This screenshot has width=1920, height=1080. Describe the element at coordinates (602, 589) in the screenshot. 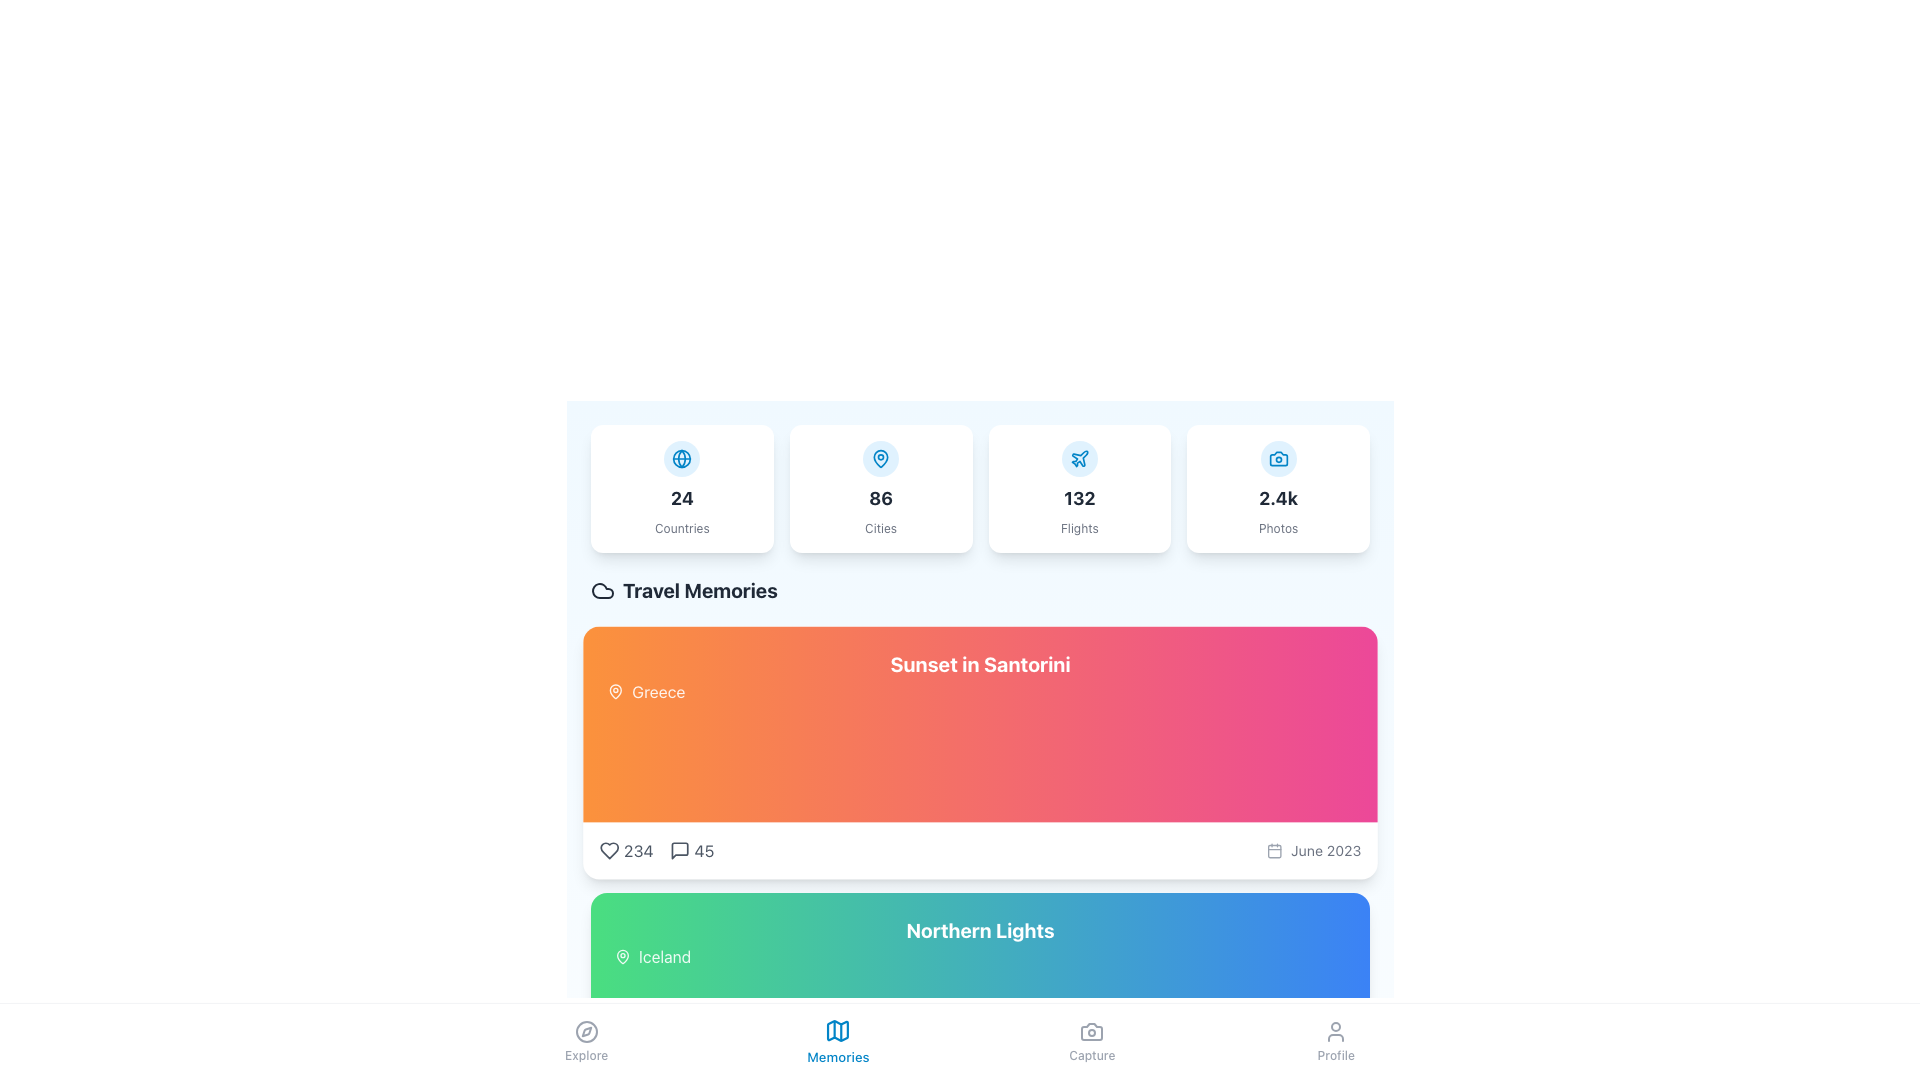

I see `the decorative icon associated with the 'Travel Memories' title, located at the top left of the content section` at that location.